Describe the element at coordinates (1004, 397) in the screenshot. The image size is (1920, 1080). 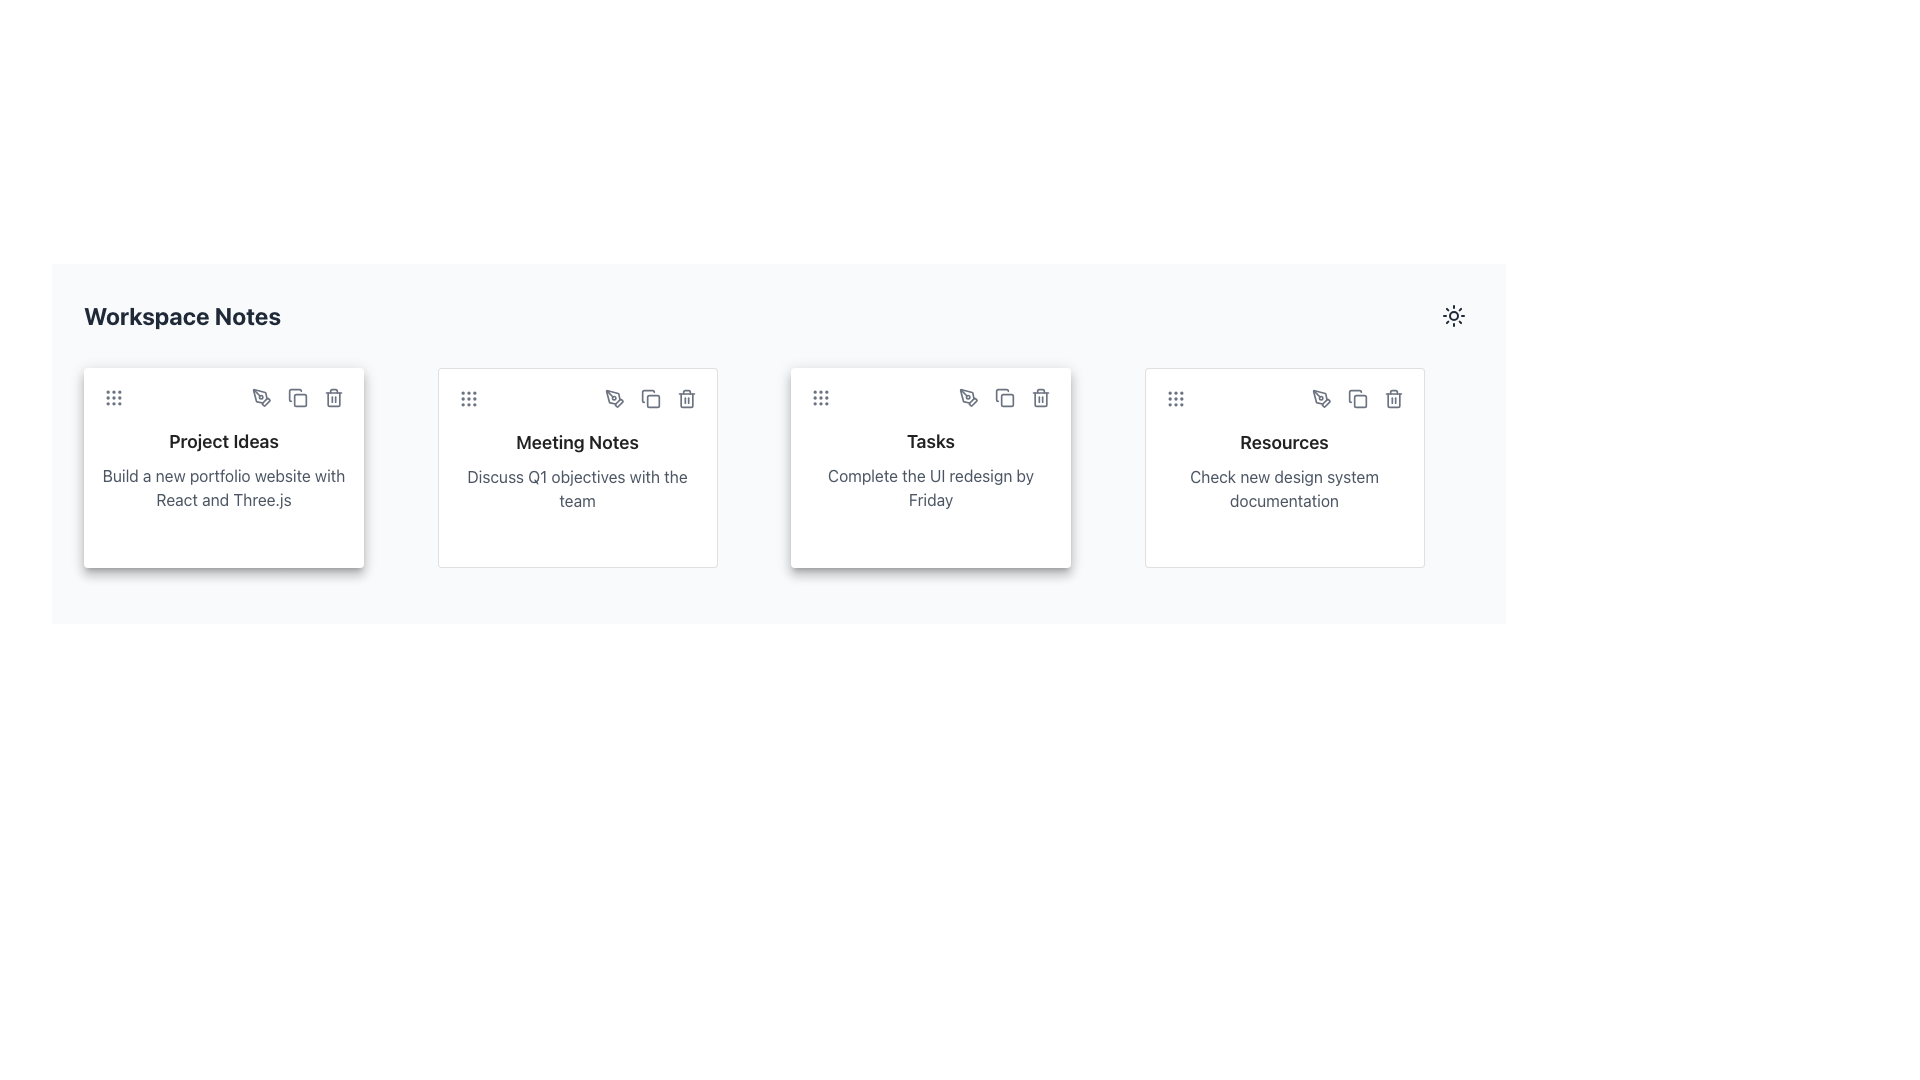
I see `the Icon button located at the top-right corner of the 'Tasks' card` at that location.